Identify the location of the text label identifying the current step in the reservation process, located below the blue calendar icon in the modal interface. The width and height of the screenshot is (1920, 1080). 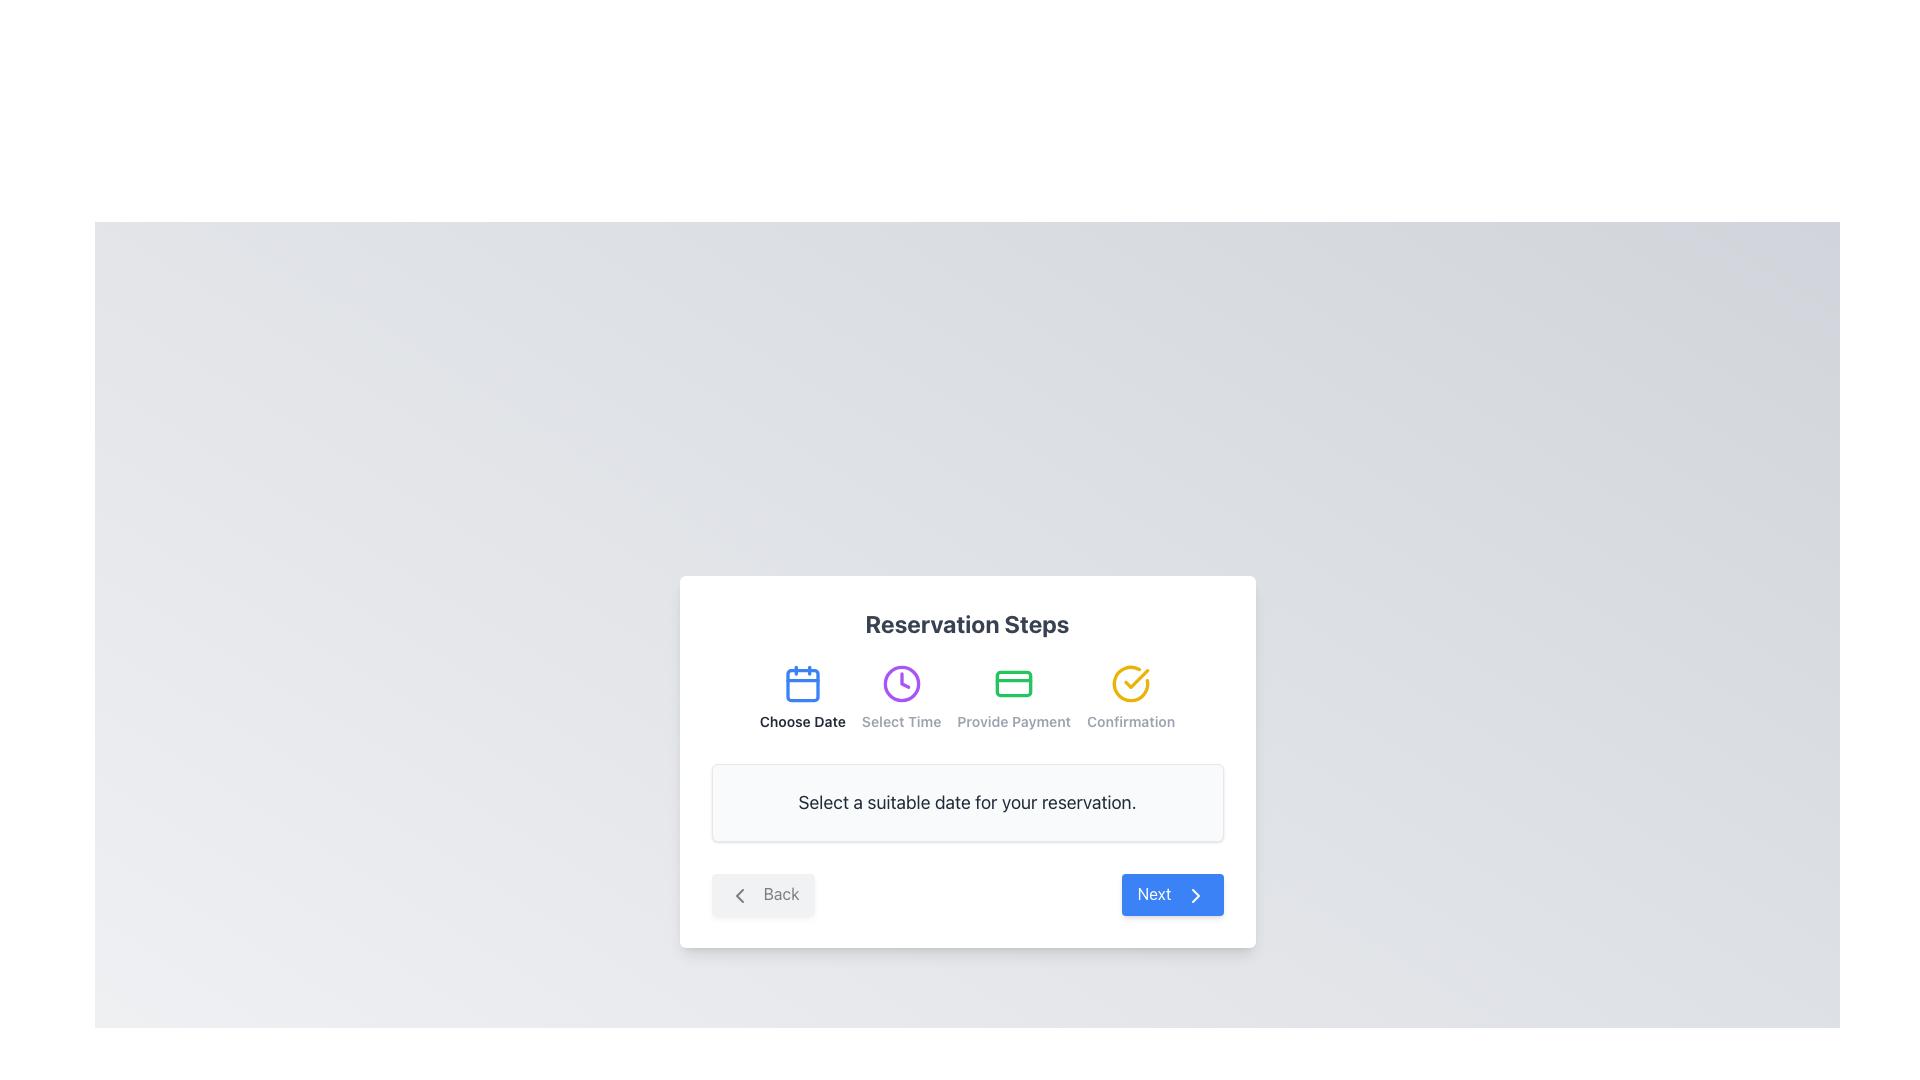
(802, 722).